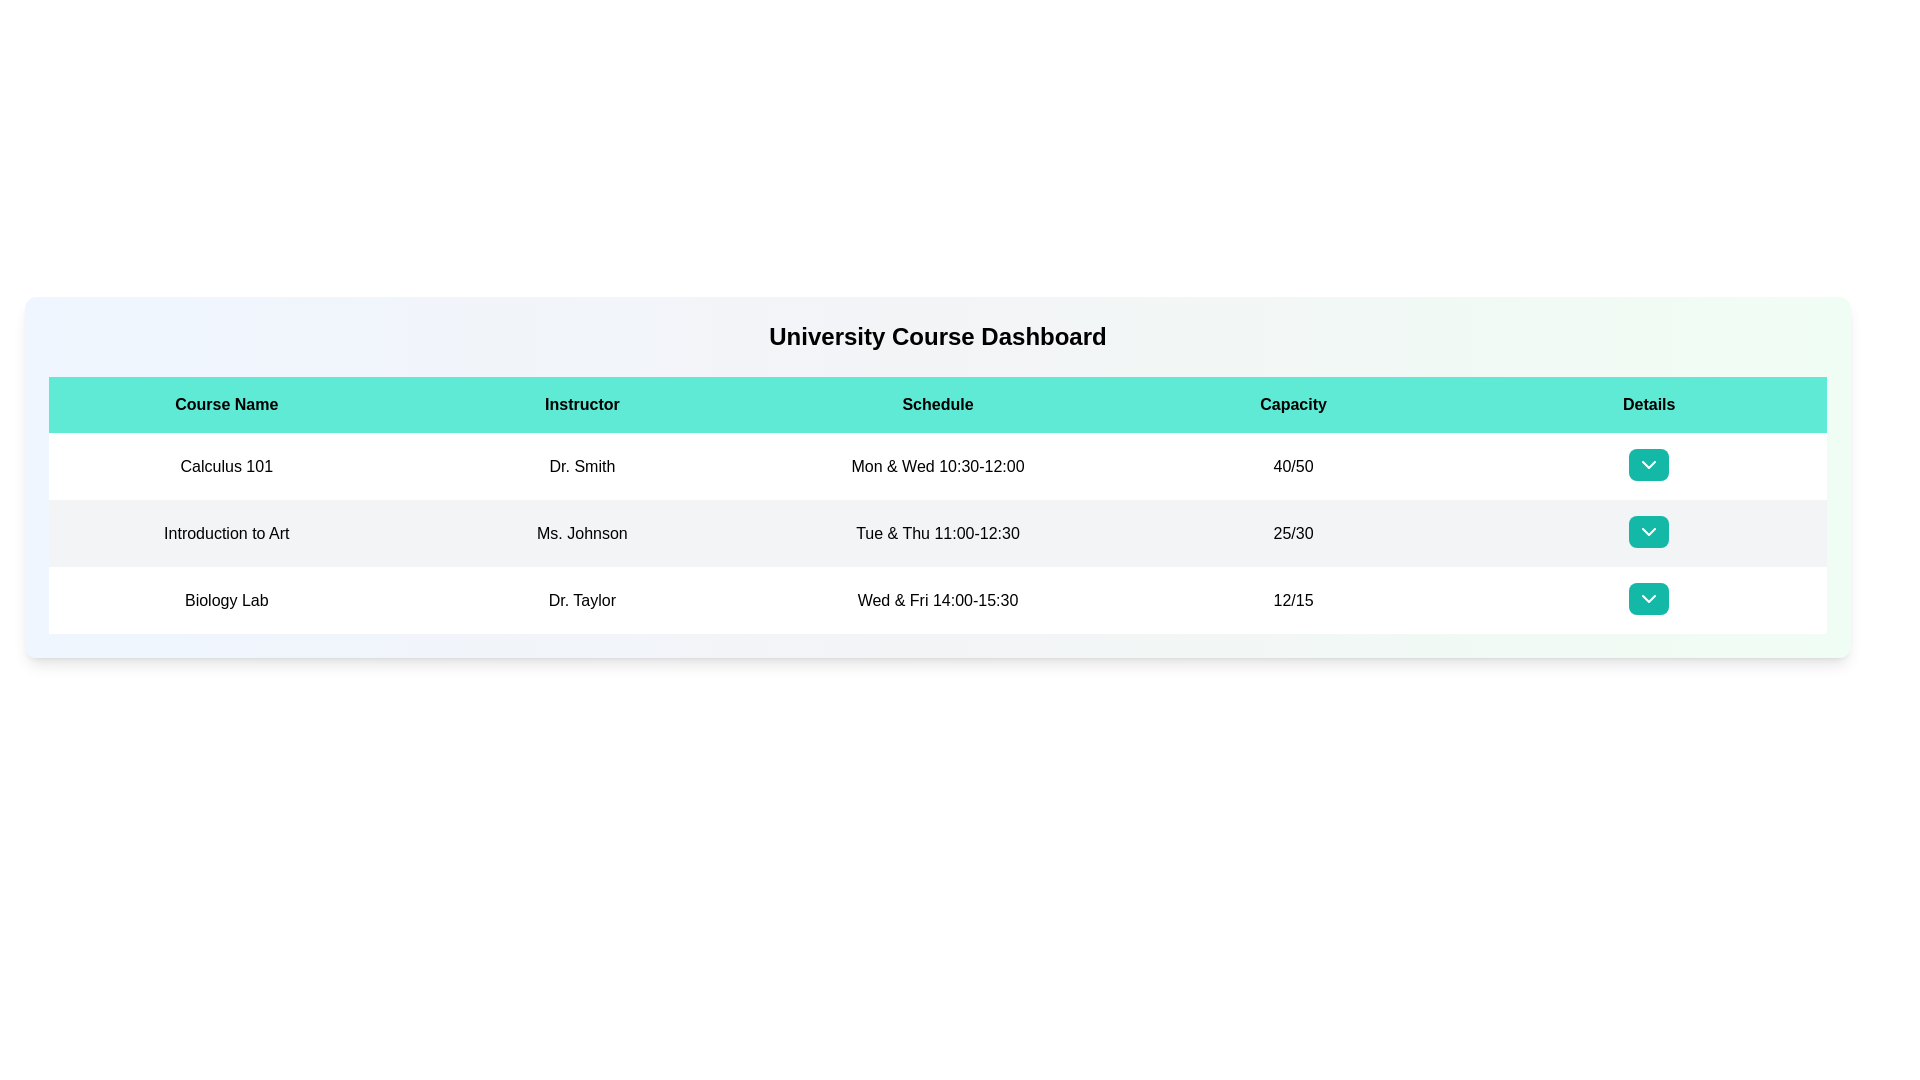  What do you see at coordinates (936, 466) in the screenshot?
I see `the static text label displaying the schedule for the 'Calculus 101' course, located in the third column under the 'Schedule' heading` at bounding box center [936, 466].